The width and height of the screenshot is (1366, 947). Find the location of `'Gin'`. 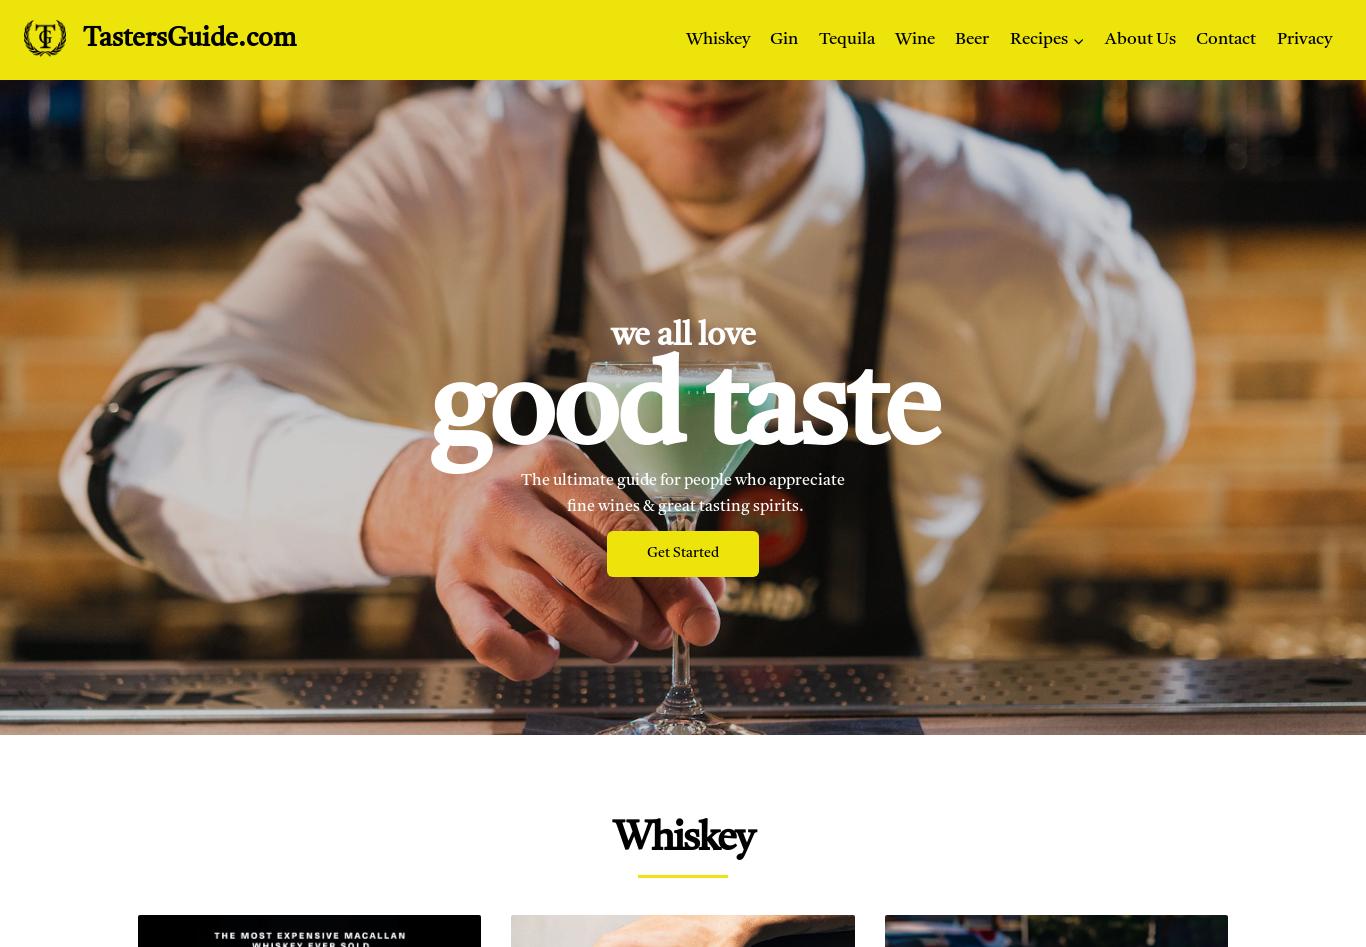

'Gin' is located at coordinates (770, 39).